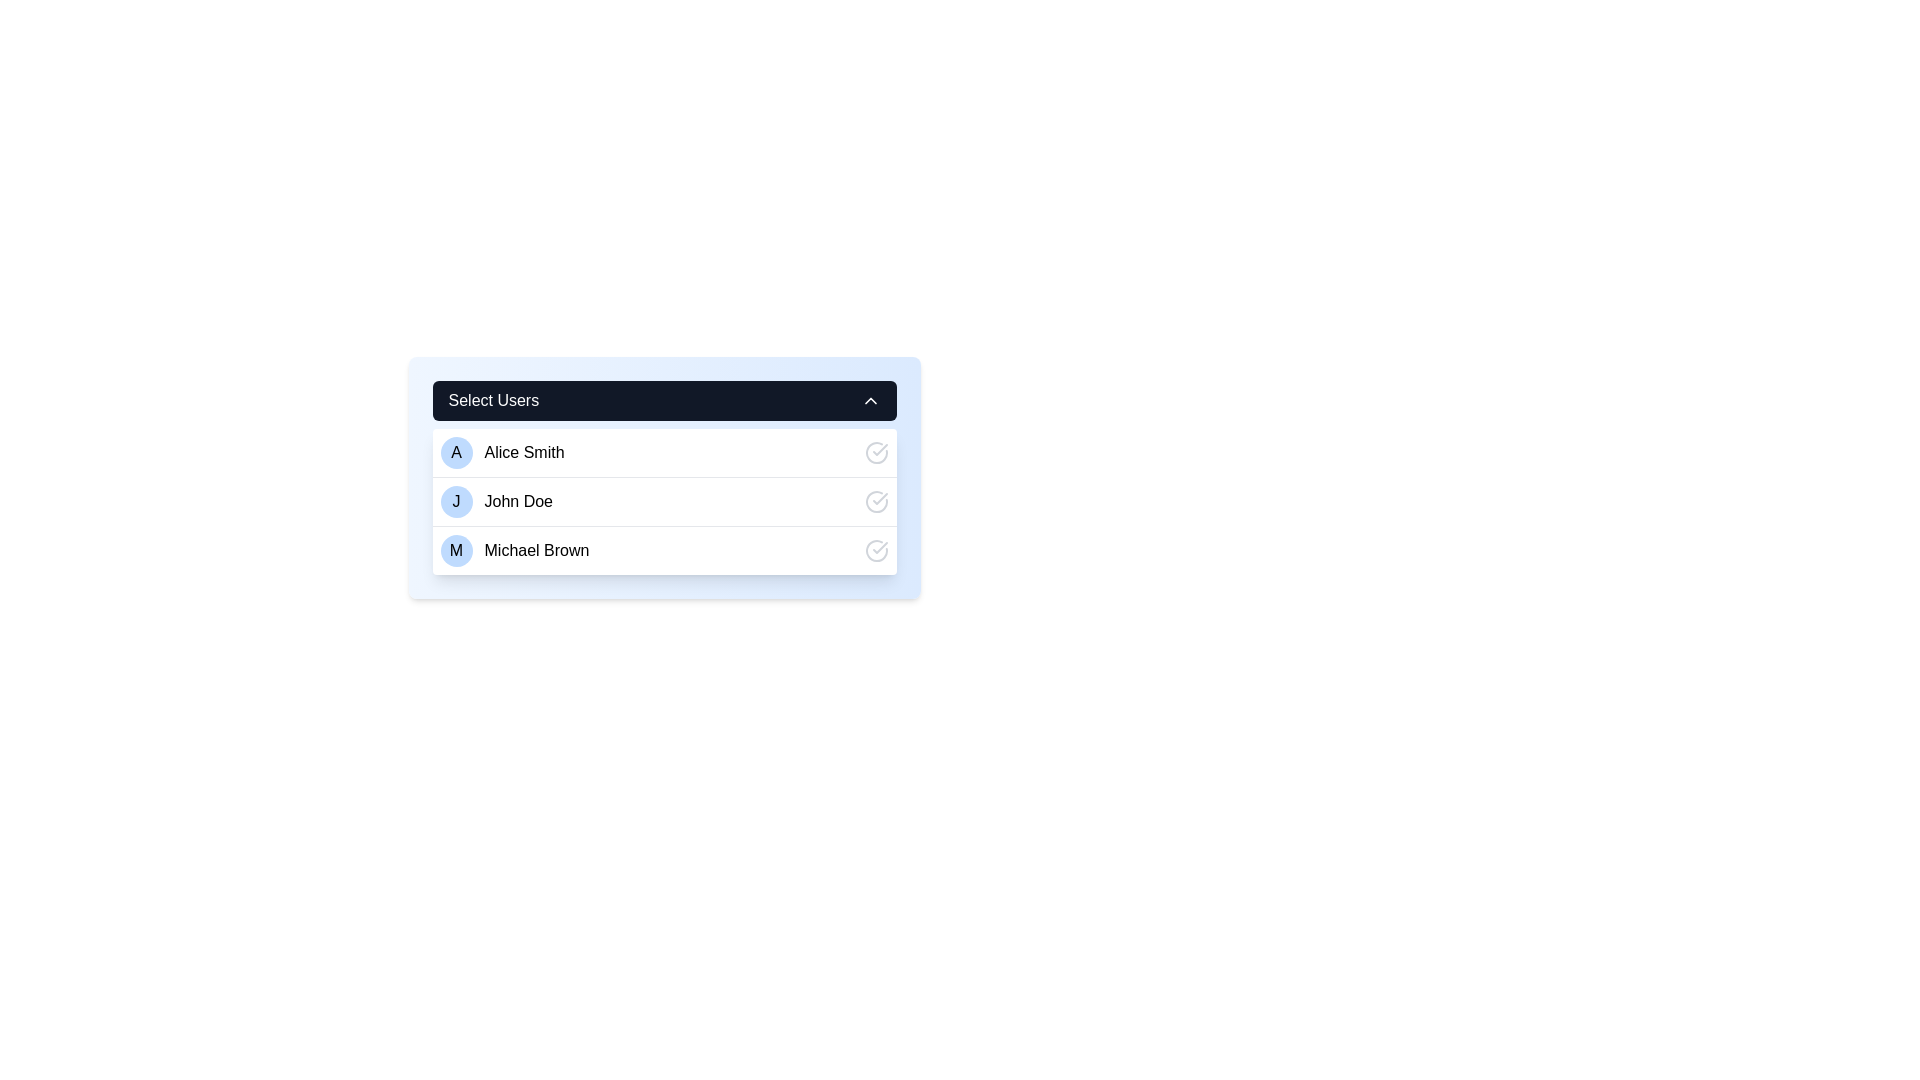 Image resolution: width=1920 pixels, height=1080 pixels. What do you see at coordinates (524, 452) in the screenshot?
I see `the content of the text label displaying the name 'Alice Smith', which is the first entry in the user selection list` at bounding box center [524, 452].